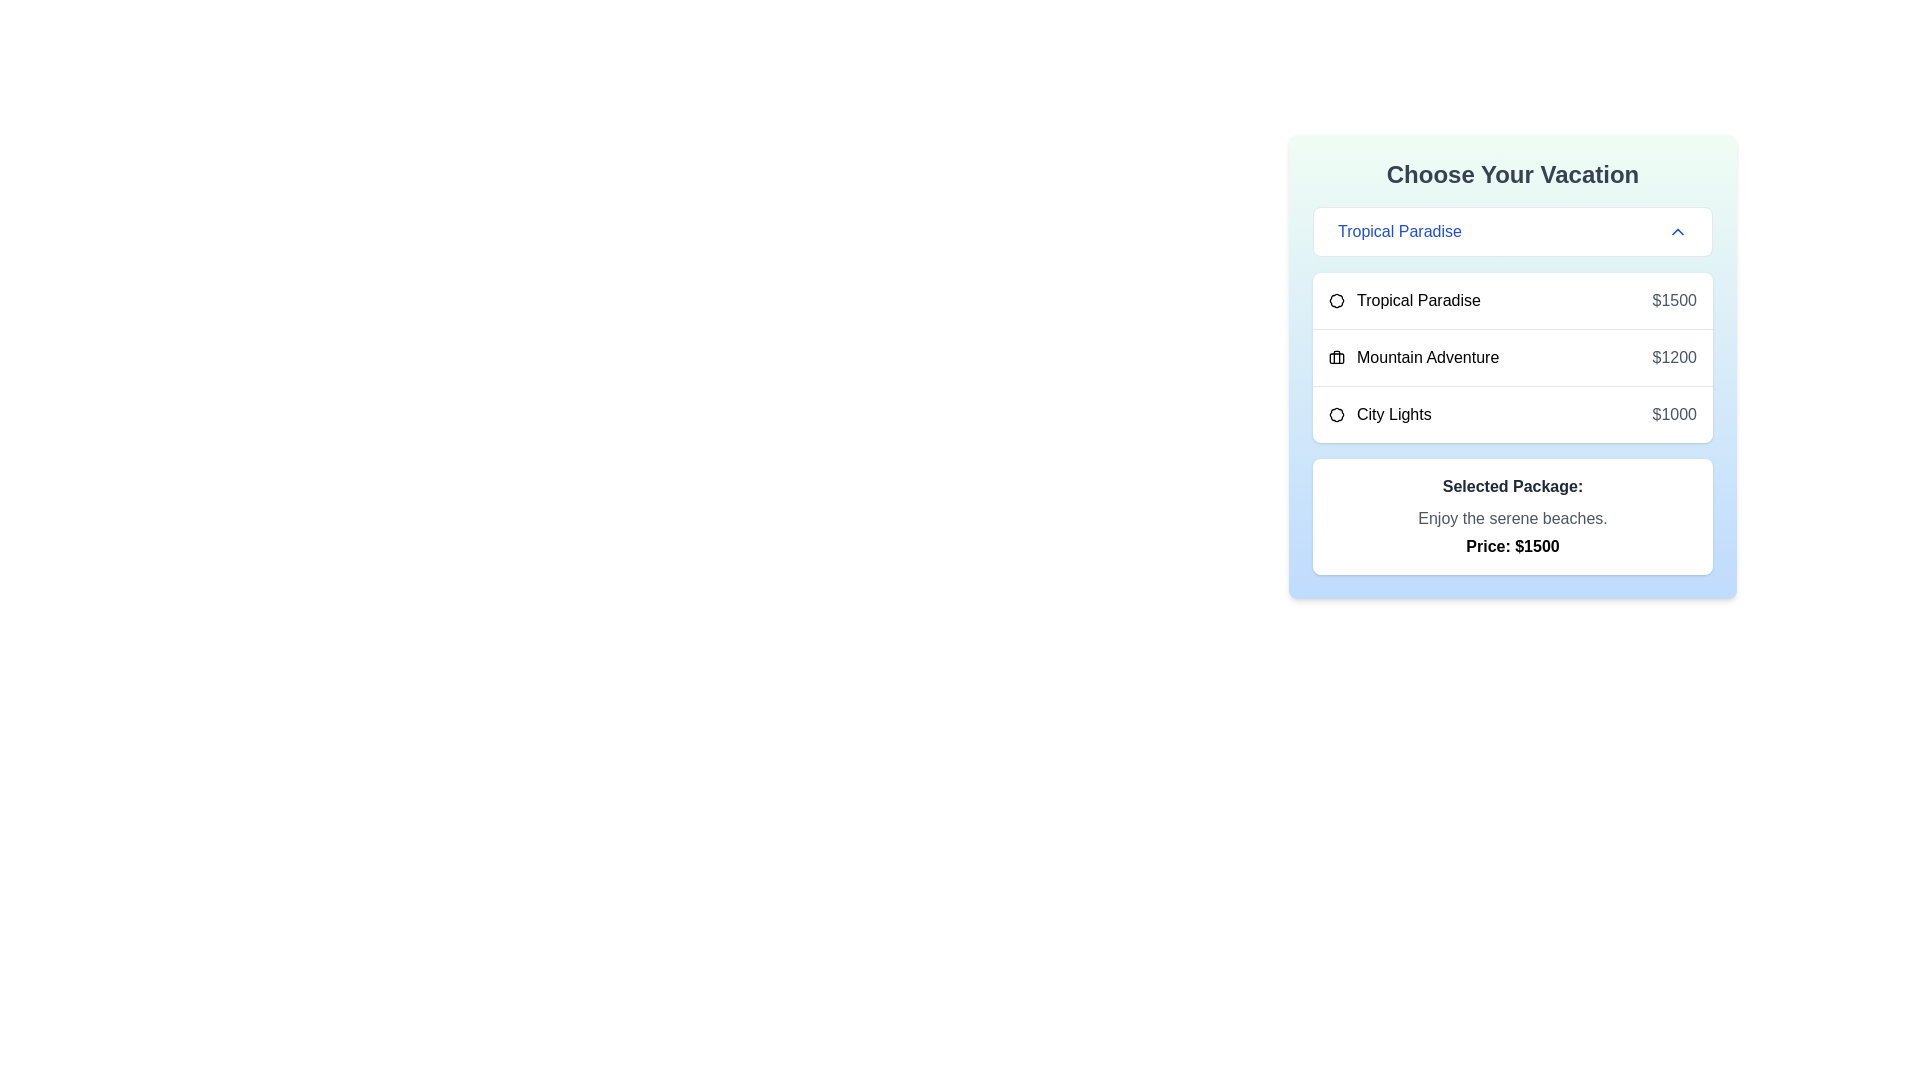 The height and width of the screenshot is (1080, 1920). What do you see at coordinates (1413, 357) in the screenshot?
I see `the 'Mountain Adventure' label with the briefcase icon, which is the second option in the list of vacation packages` at bounding box center [1413, 357].